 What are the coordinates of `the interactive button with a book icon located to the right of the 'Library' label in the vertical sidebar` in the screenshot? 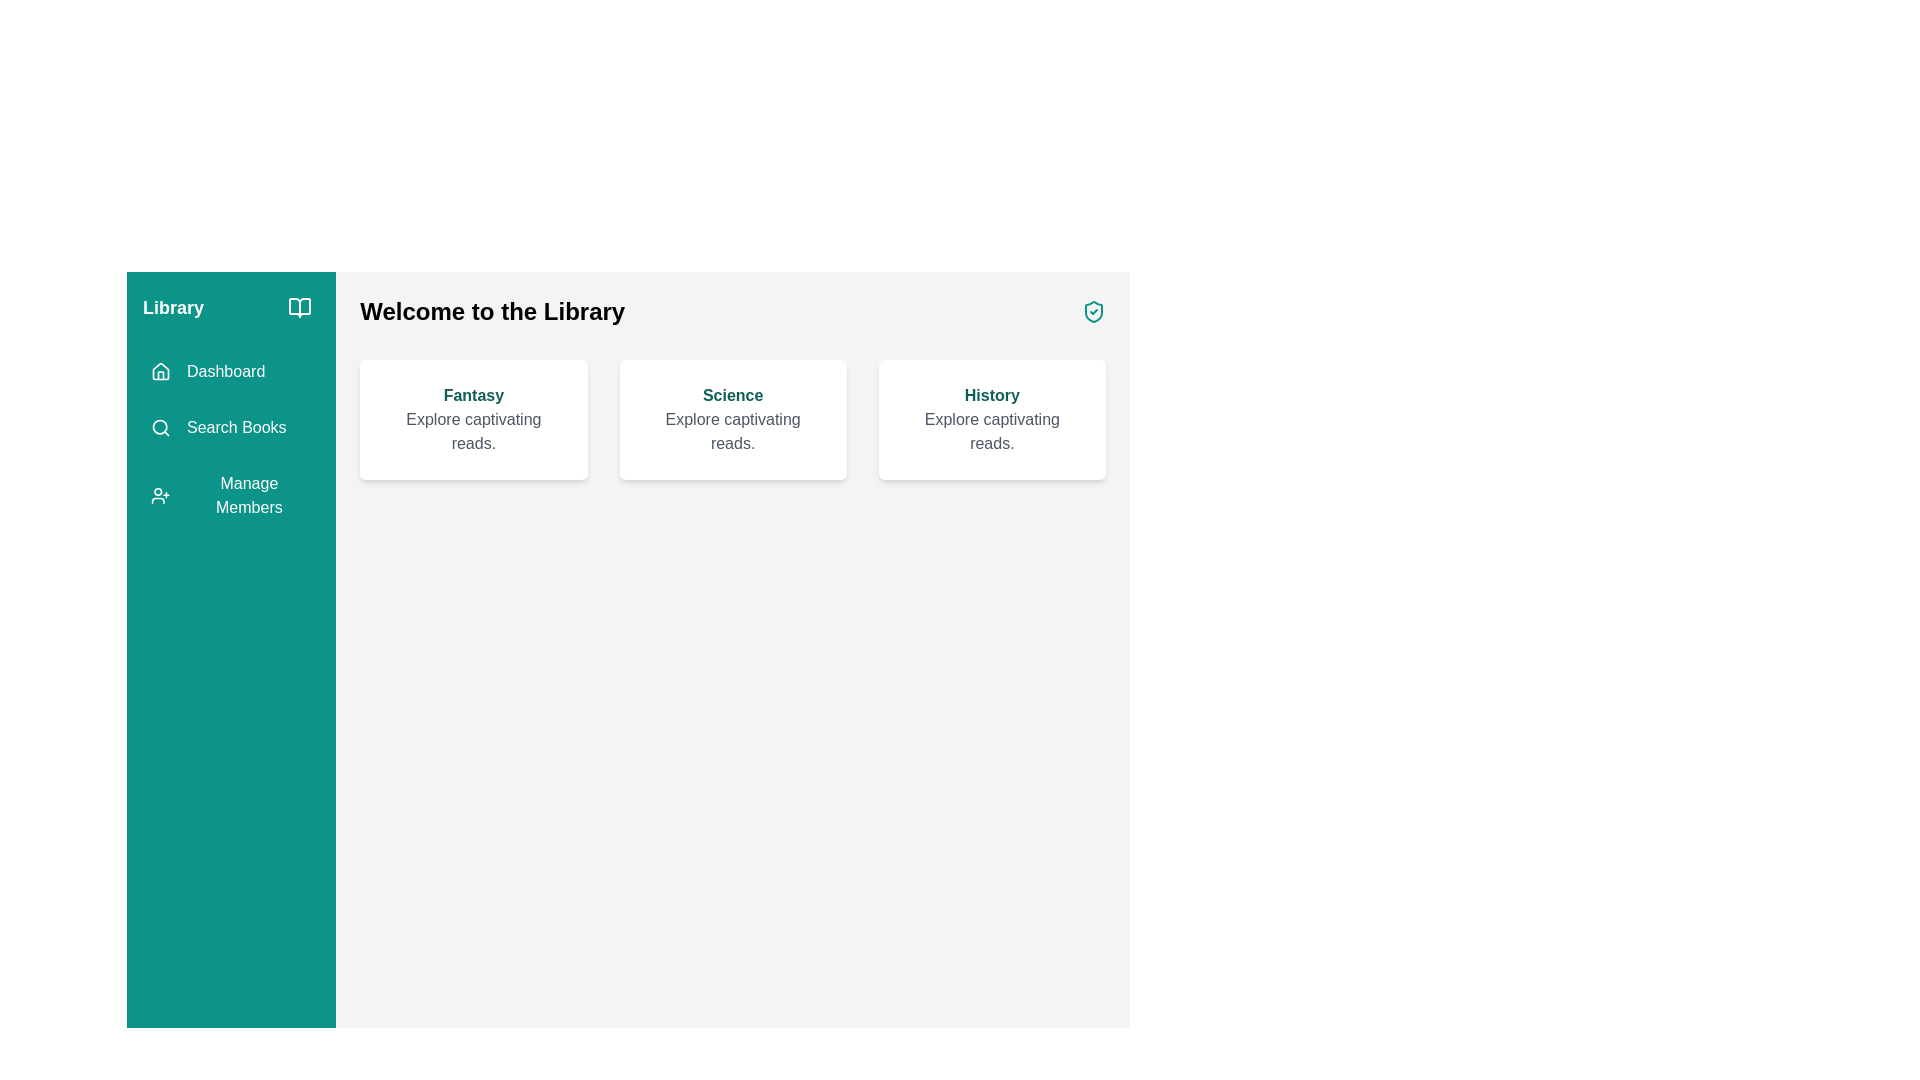 It's located at (299, 308).